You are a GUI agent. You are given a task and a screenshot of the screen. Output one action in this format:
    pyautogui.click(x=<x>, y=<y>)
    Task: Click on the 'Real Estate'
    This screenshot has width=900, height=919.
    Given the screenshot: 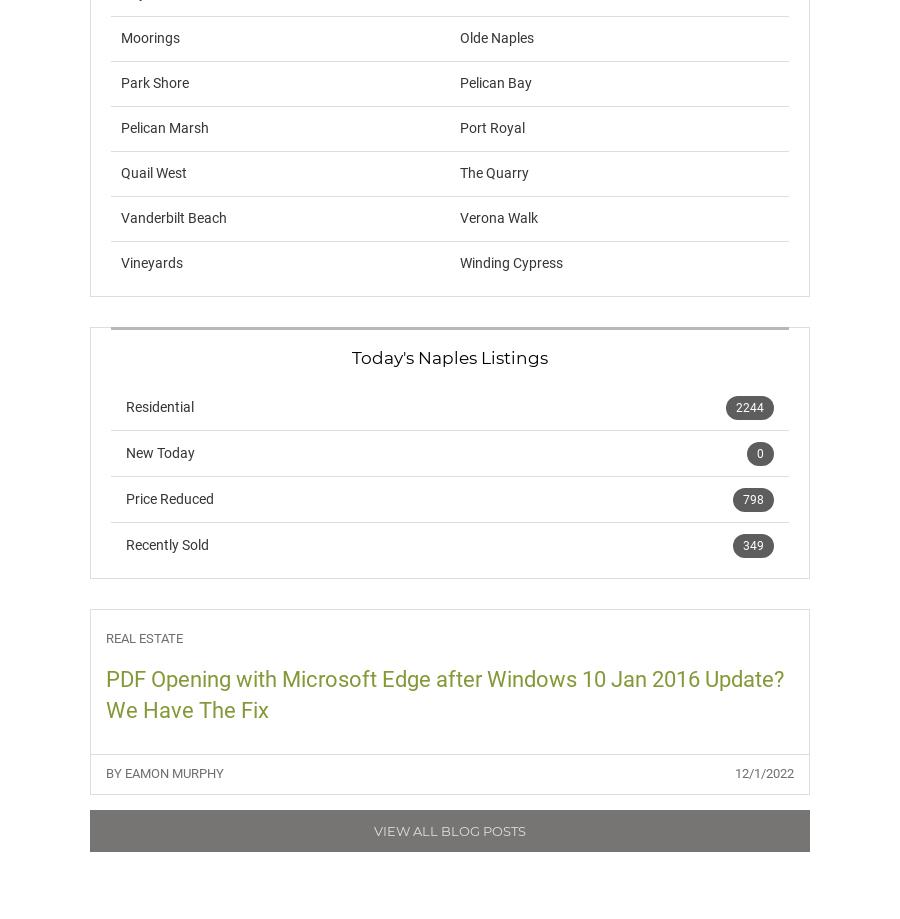 What is the action you would take?
    pyautogui.click(x=144, y=638)
    